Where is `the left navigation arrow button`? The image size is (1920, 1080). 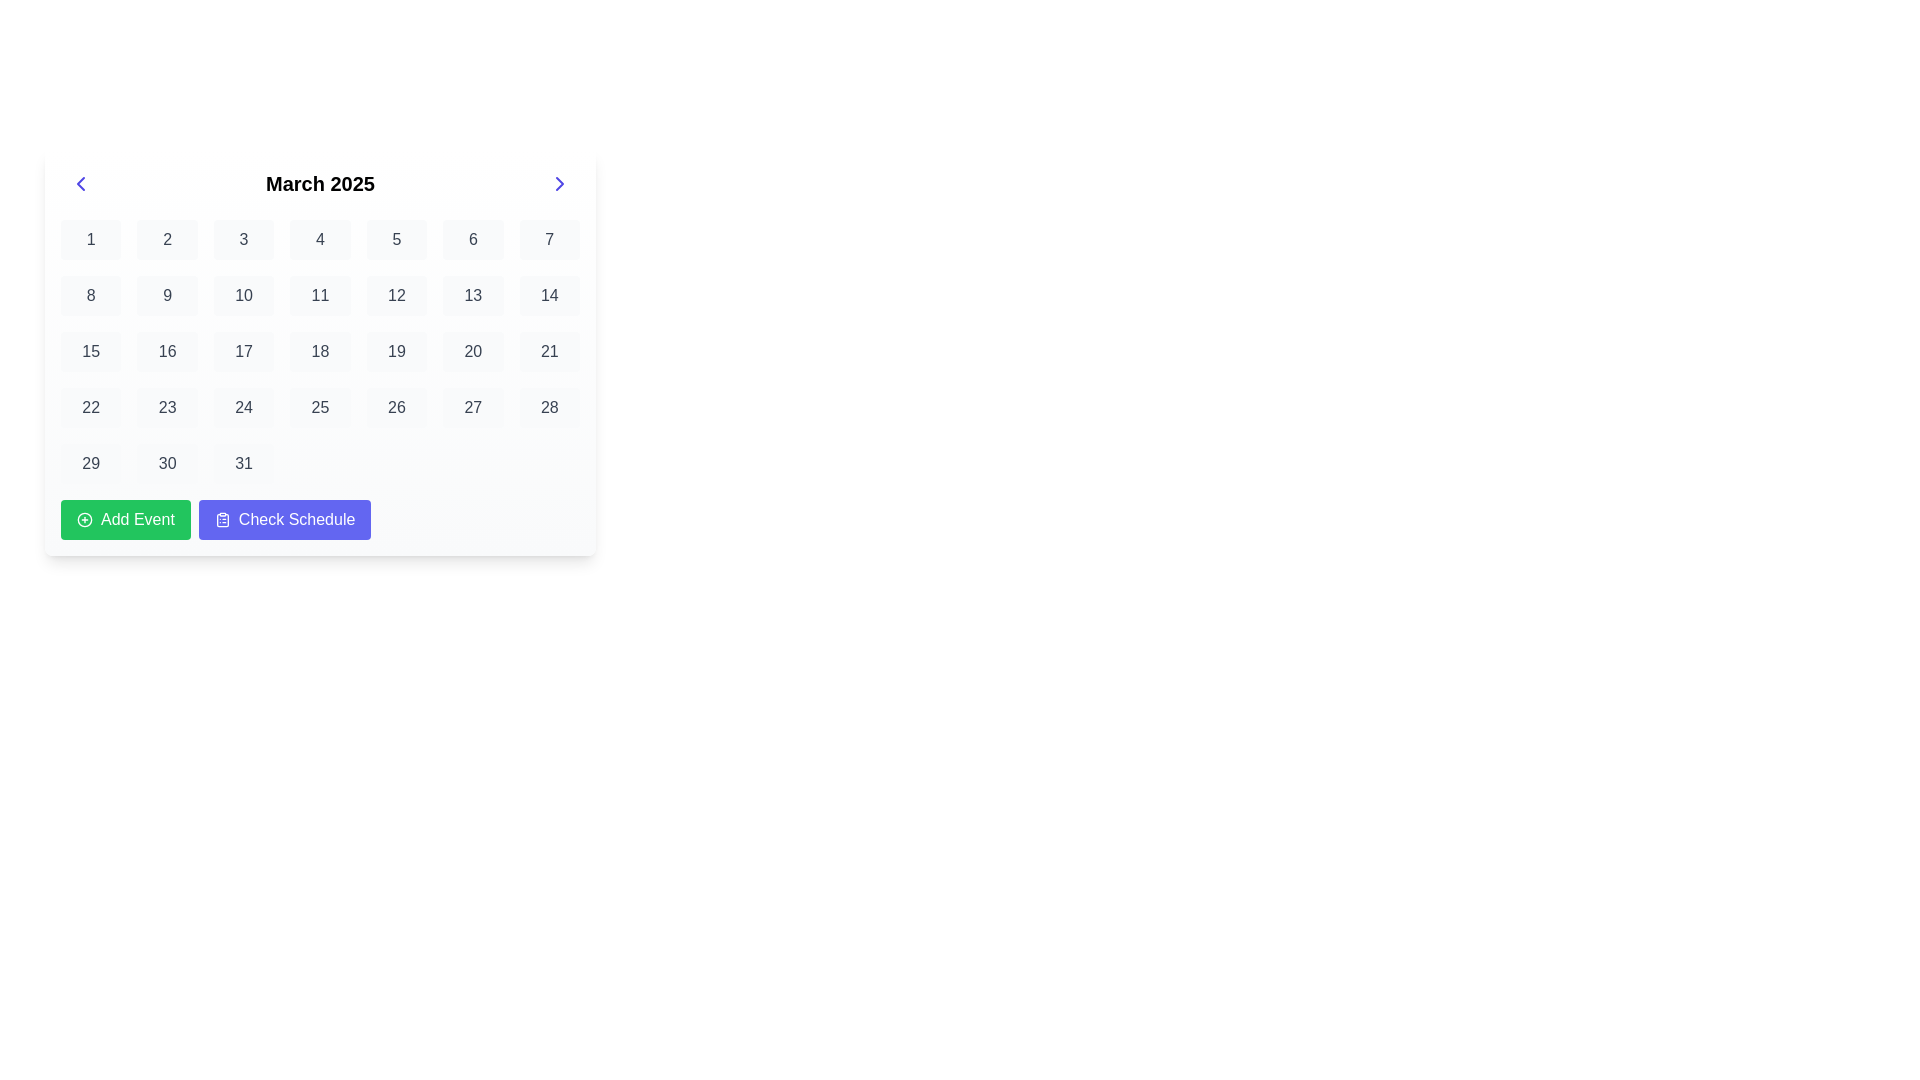
the left navigation arrow button is located at coordinates (80, 184).